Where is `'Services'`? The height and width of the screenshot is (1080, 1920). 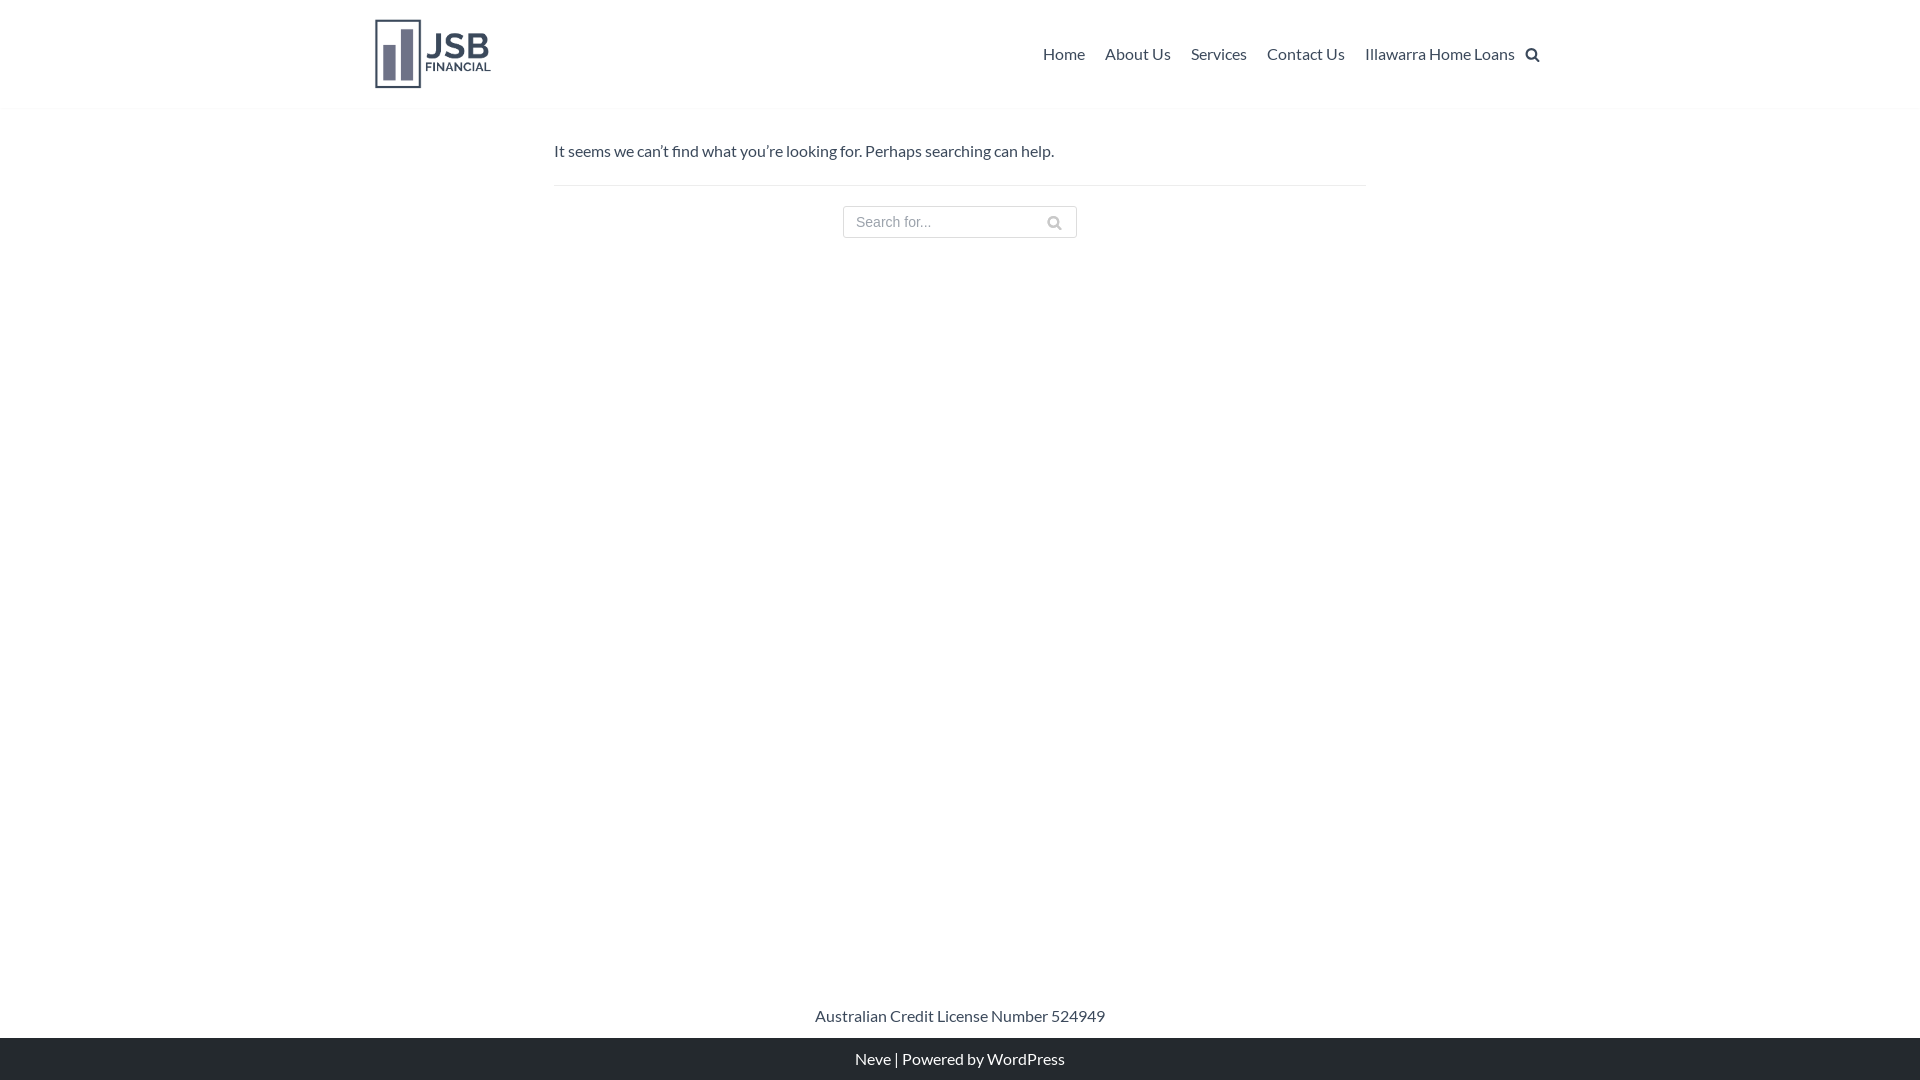 'Services' is located at coordinates (1218, 53).